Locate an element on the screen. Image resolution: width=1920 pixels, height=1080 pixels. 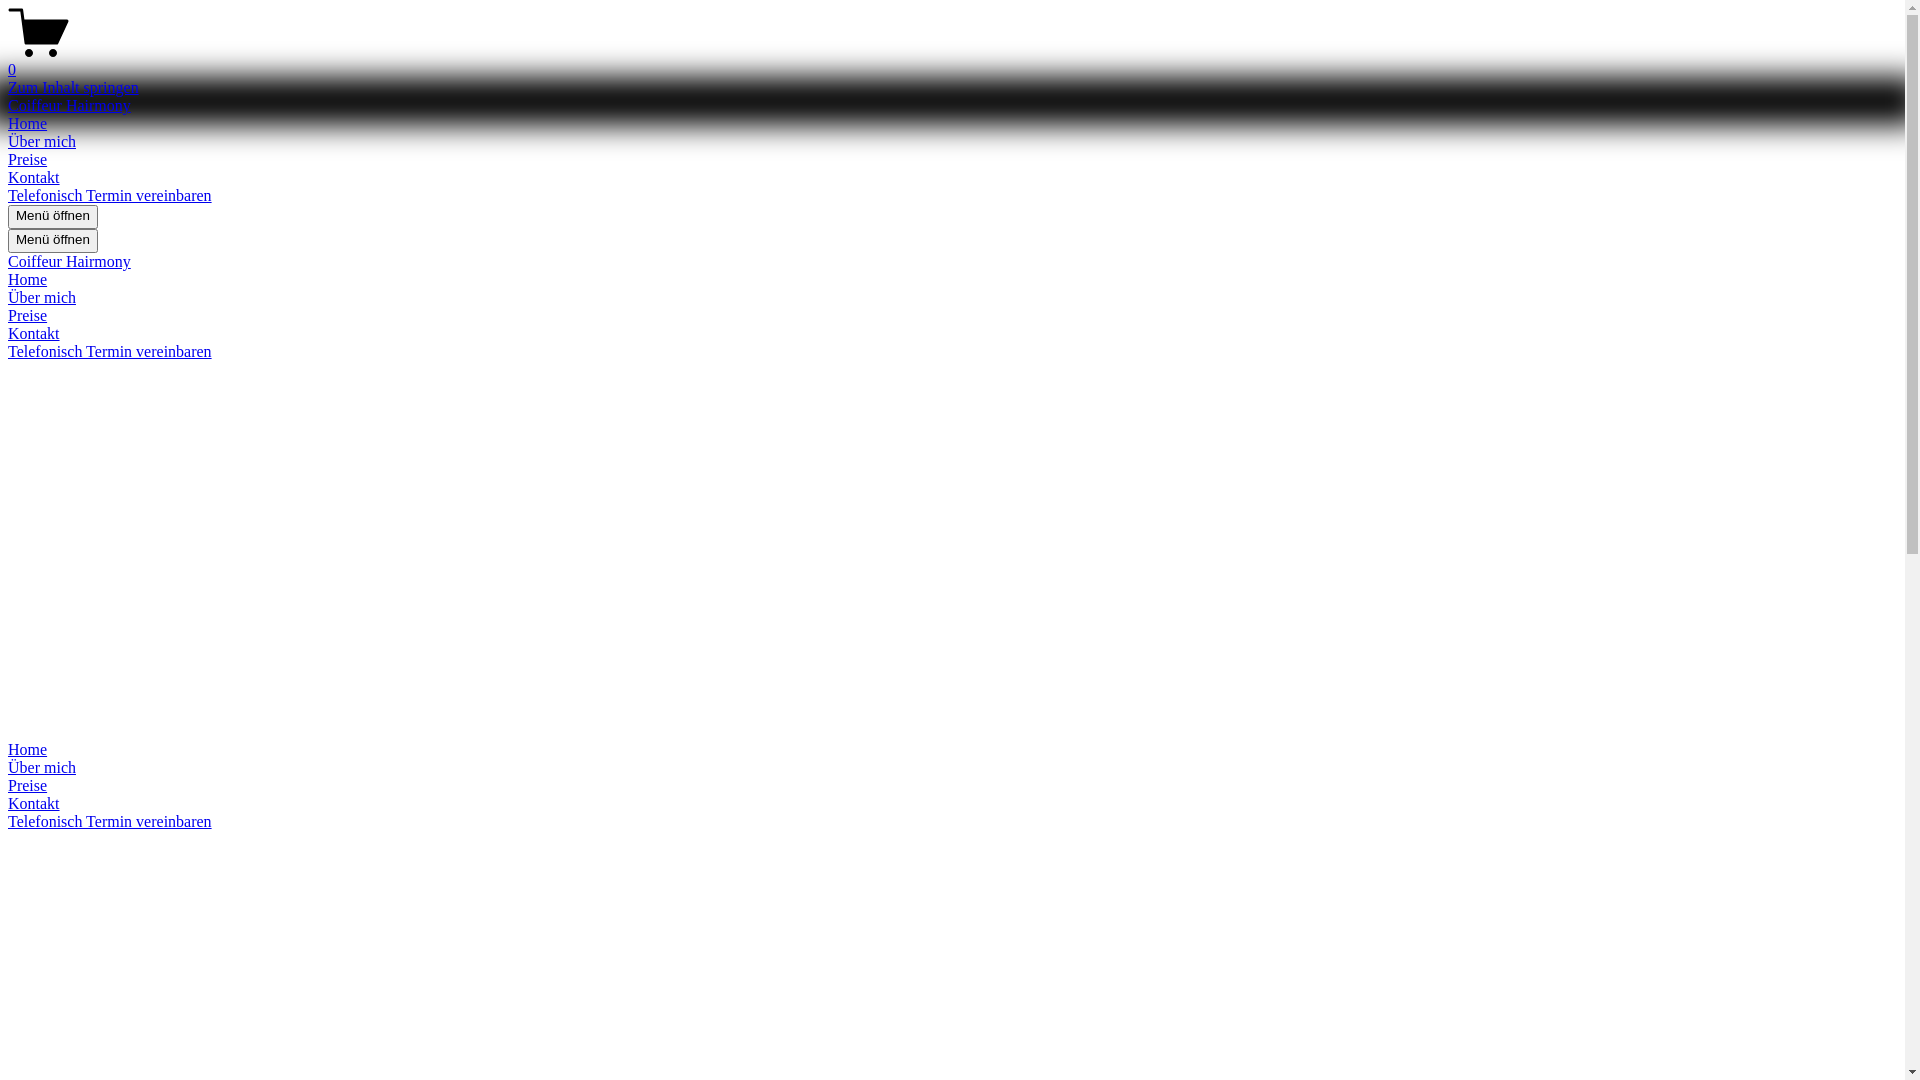
'Preise' is located at coordinates (27, 315).